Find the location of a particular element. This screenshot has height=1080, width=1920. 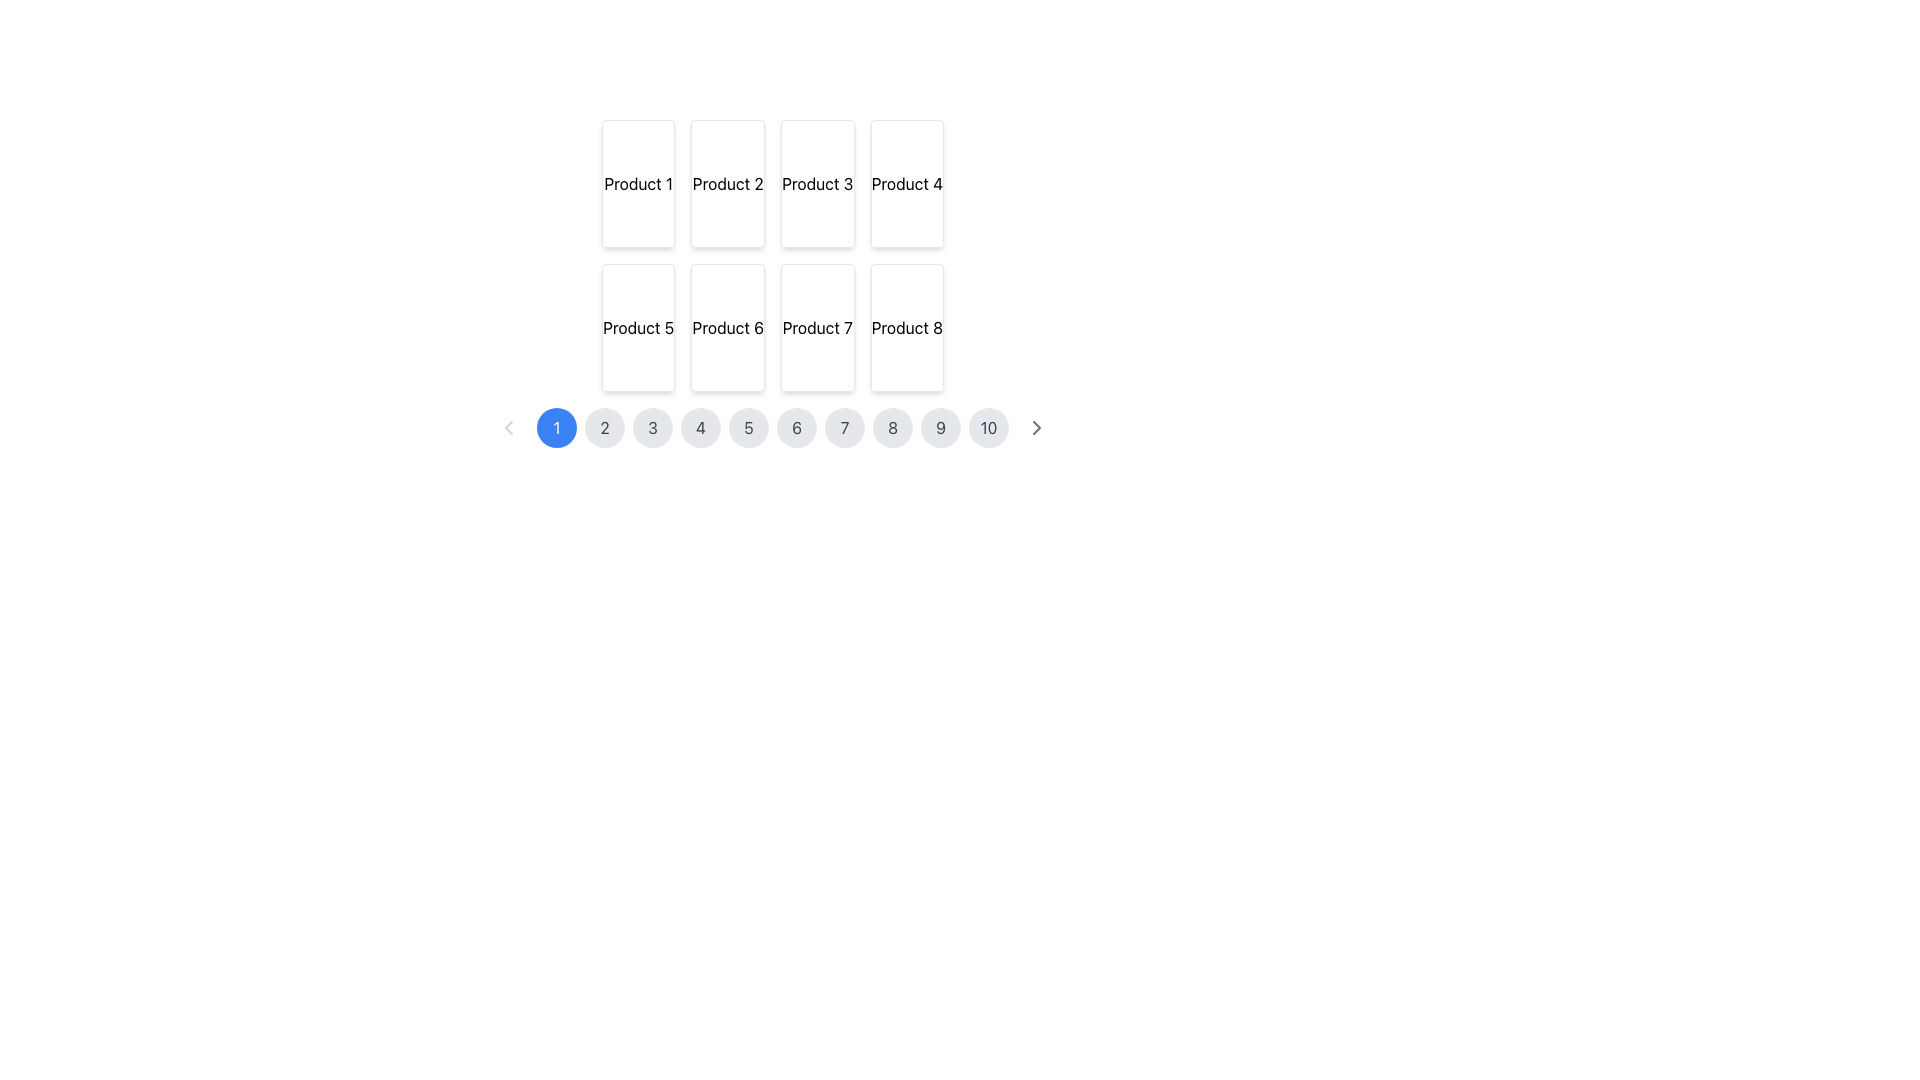

the chevron arrow icon positioned at the extreme right of the pagination controls is located at coordinates (1036, 427).